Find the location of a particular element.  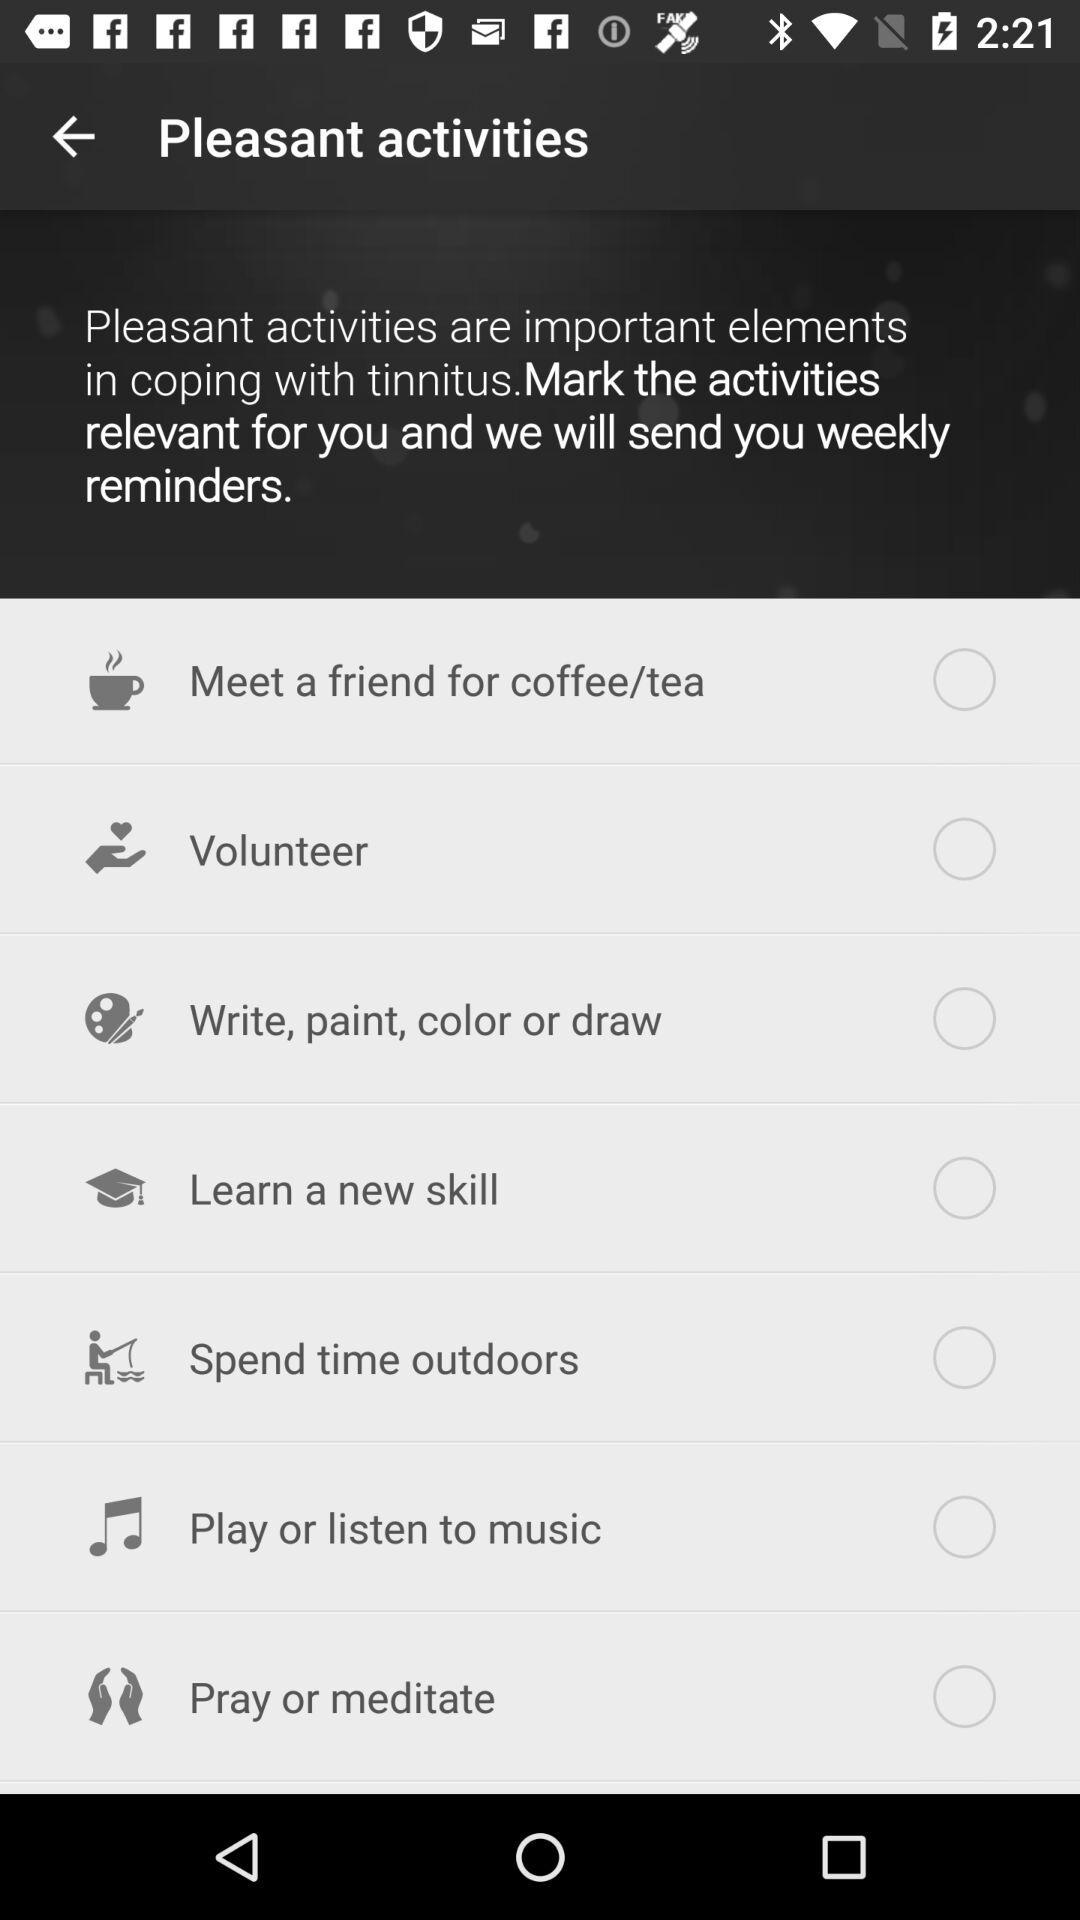

icon below the play or listen item is located at coordinates (540, 1695).